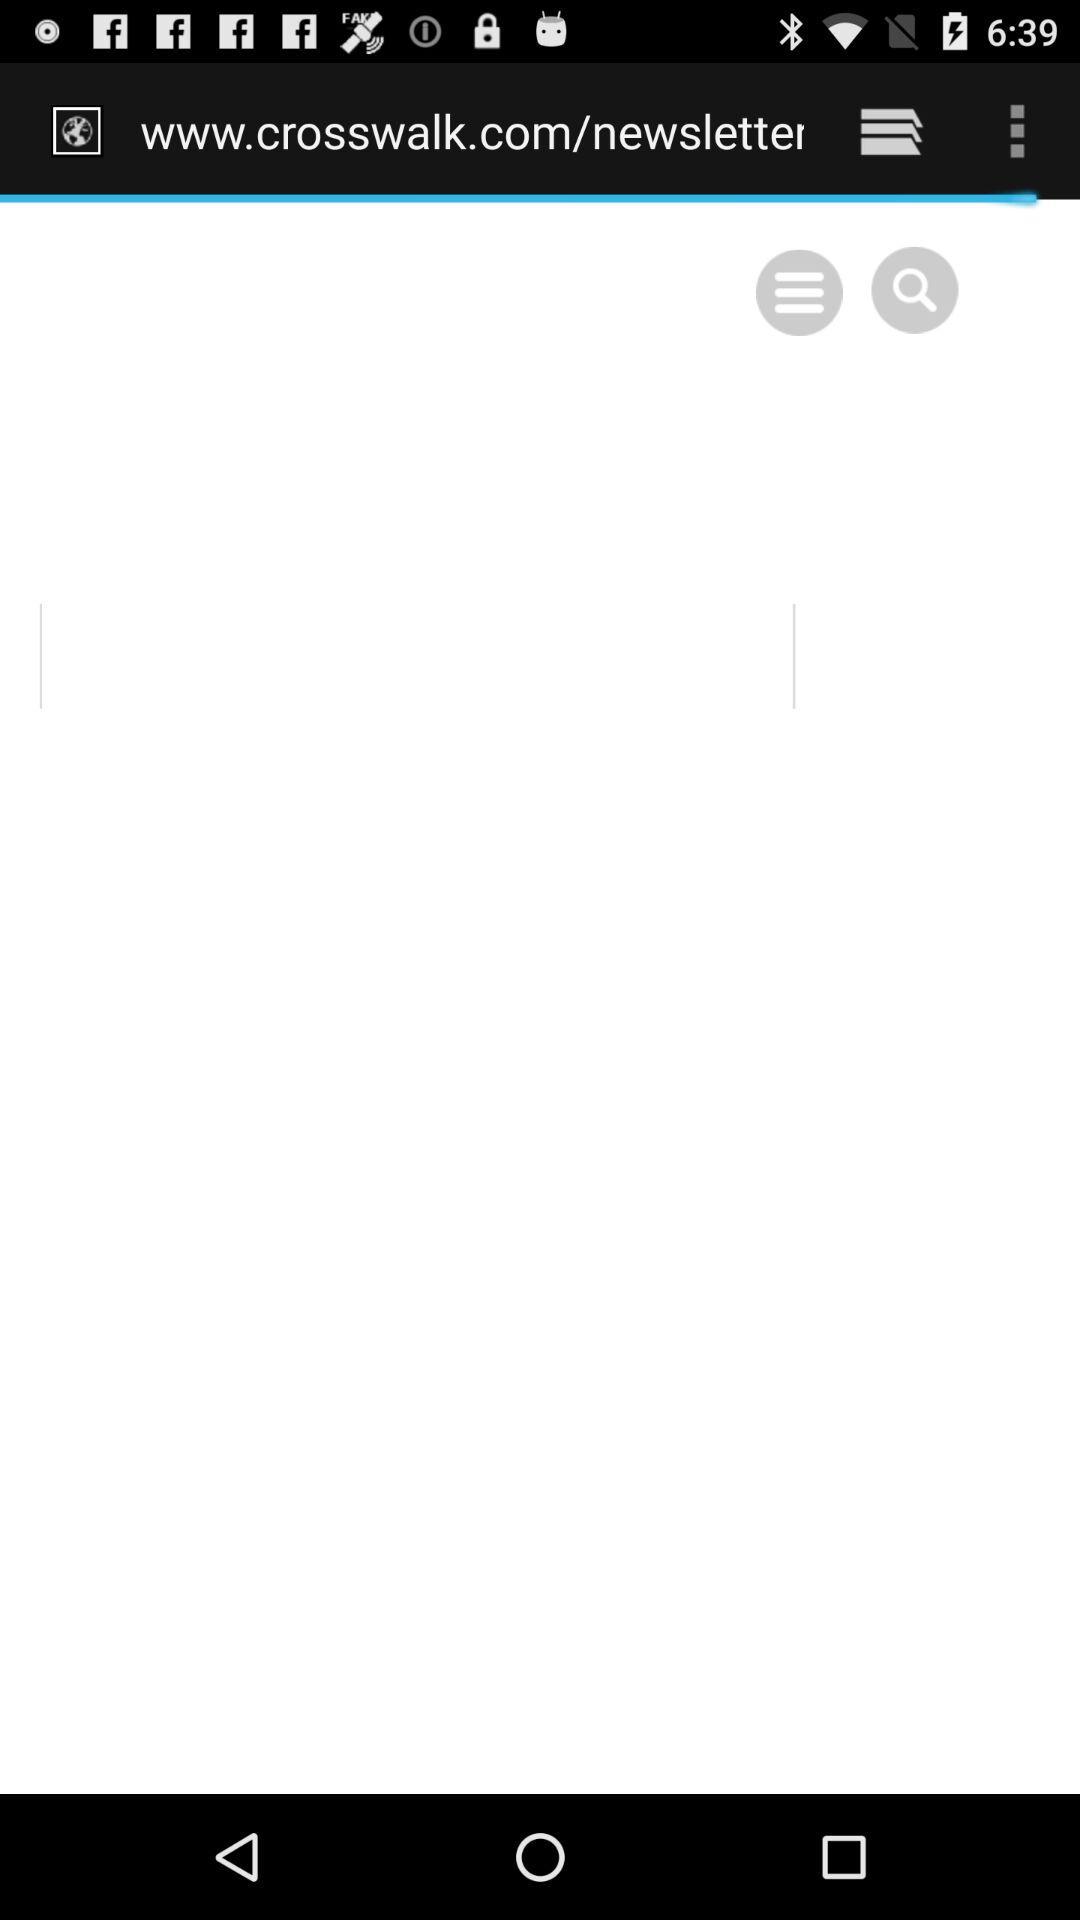  Describe the element at coordinates (472, 130) in the screenshot. I see `the www crosswalk com item` at that location.